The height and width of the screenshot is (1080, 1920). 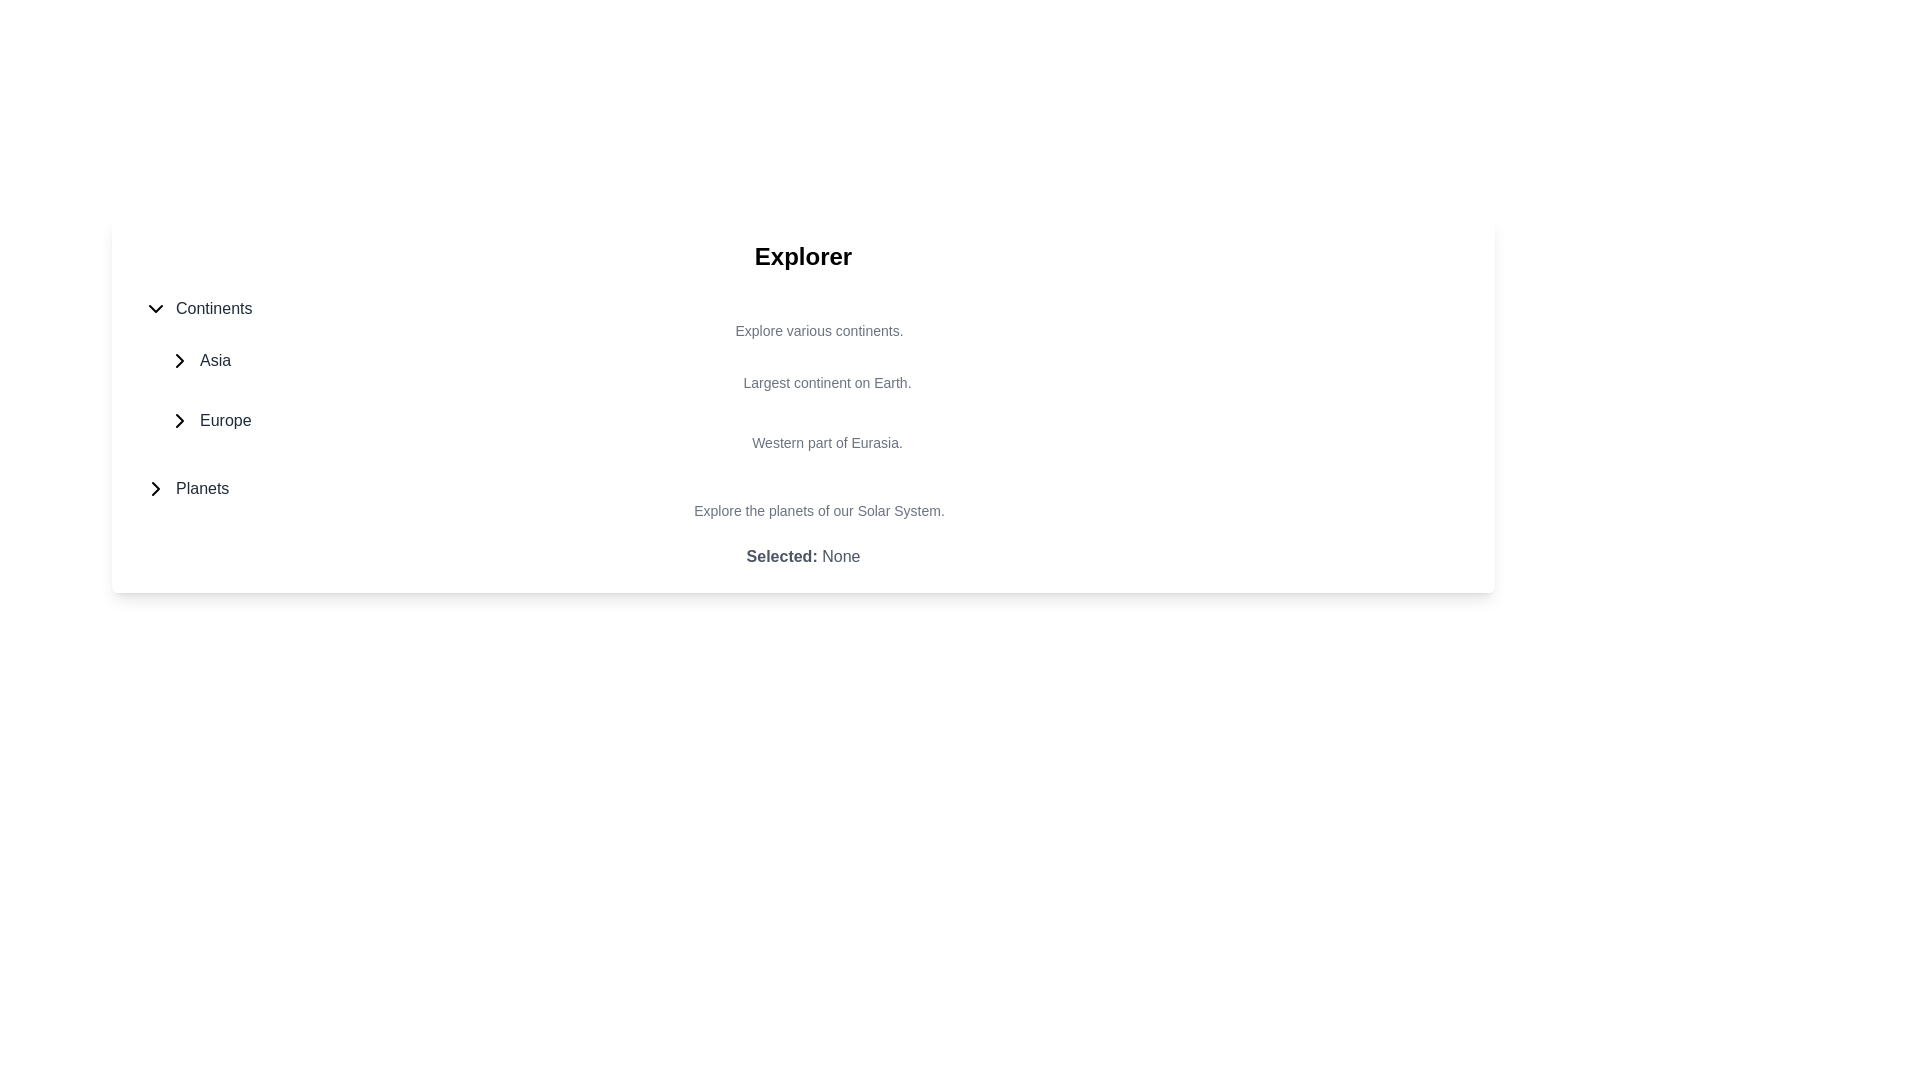 What do you see at coordinates (214, 308) in the screenshot?
I see `the continent label in the dropdown menu` at bounding box center [214, 308].